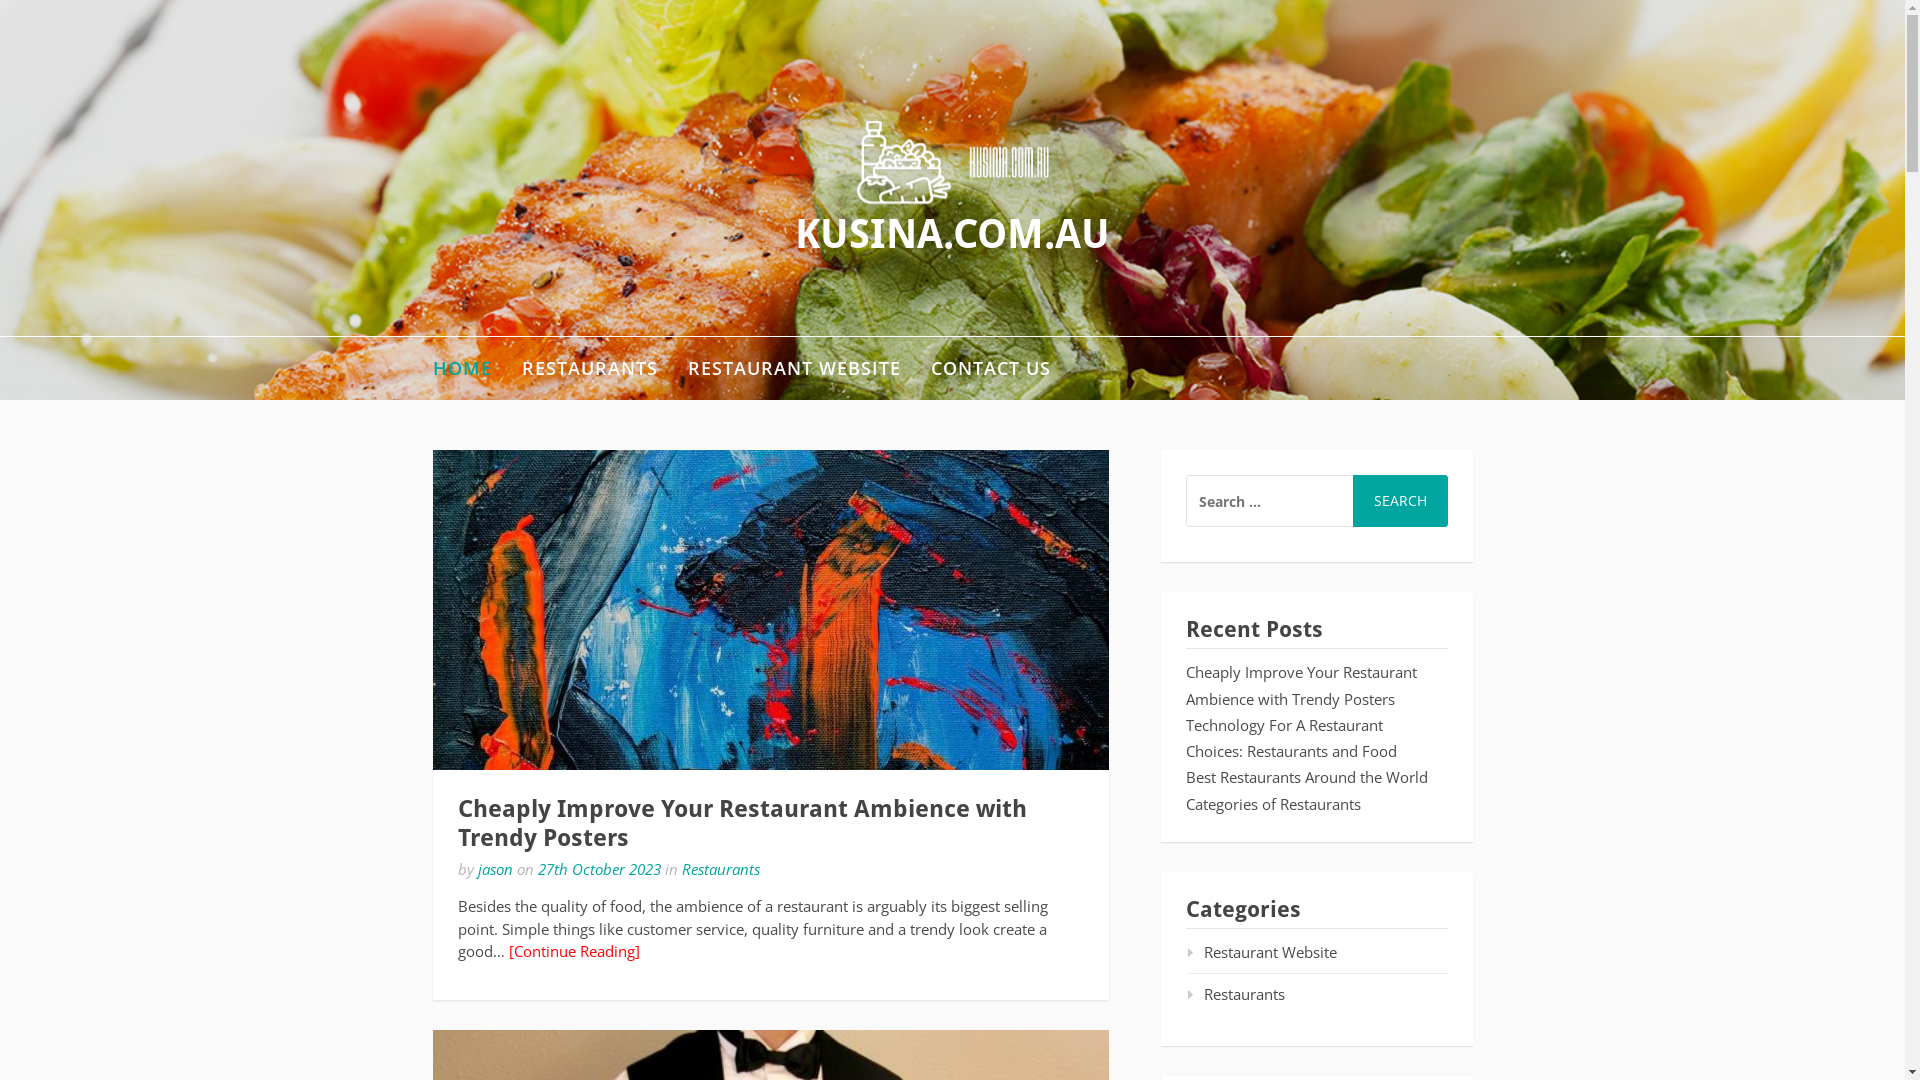 Image resolution: width=1920 pixels, height=1080 pixels. What do you see at coordinates (989, 368) in the screenshot?
I see `'CONTACT US'` at bounding box center [989, 368].